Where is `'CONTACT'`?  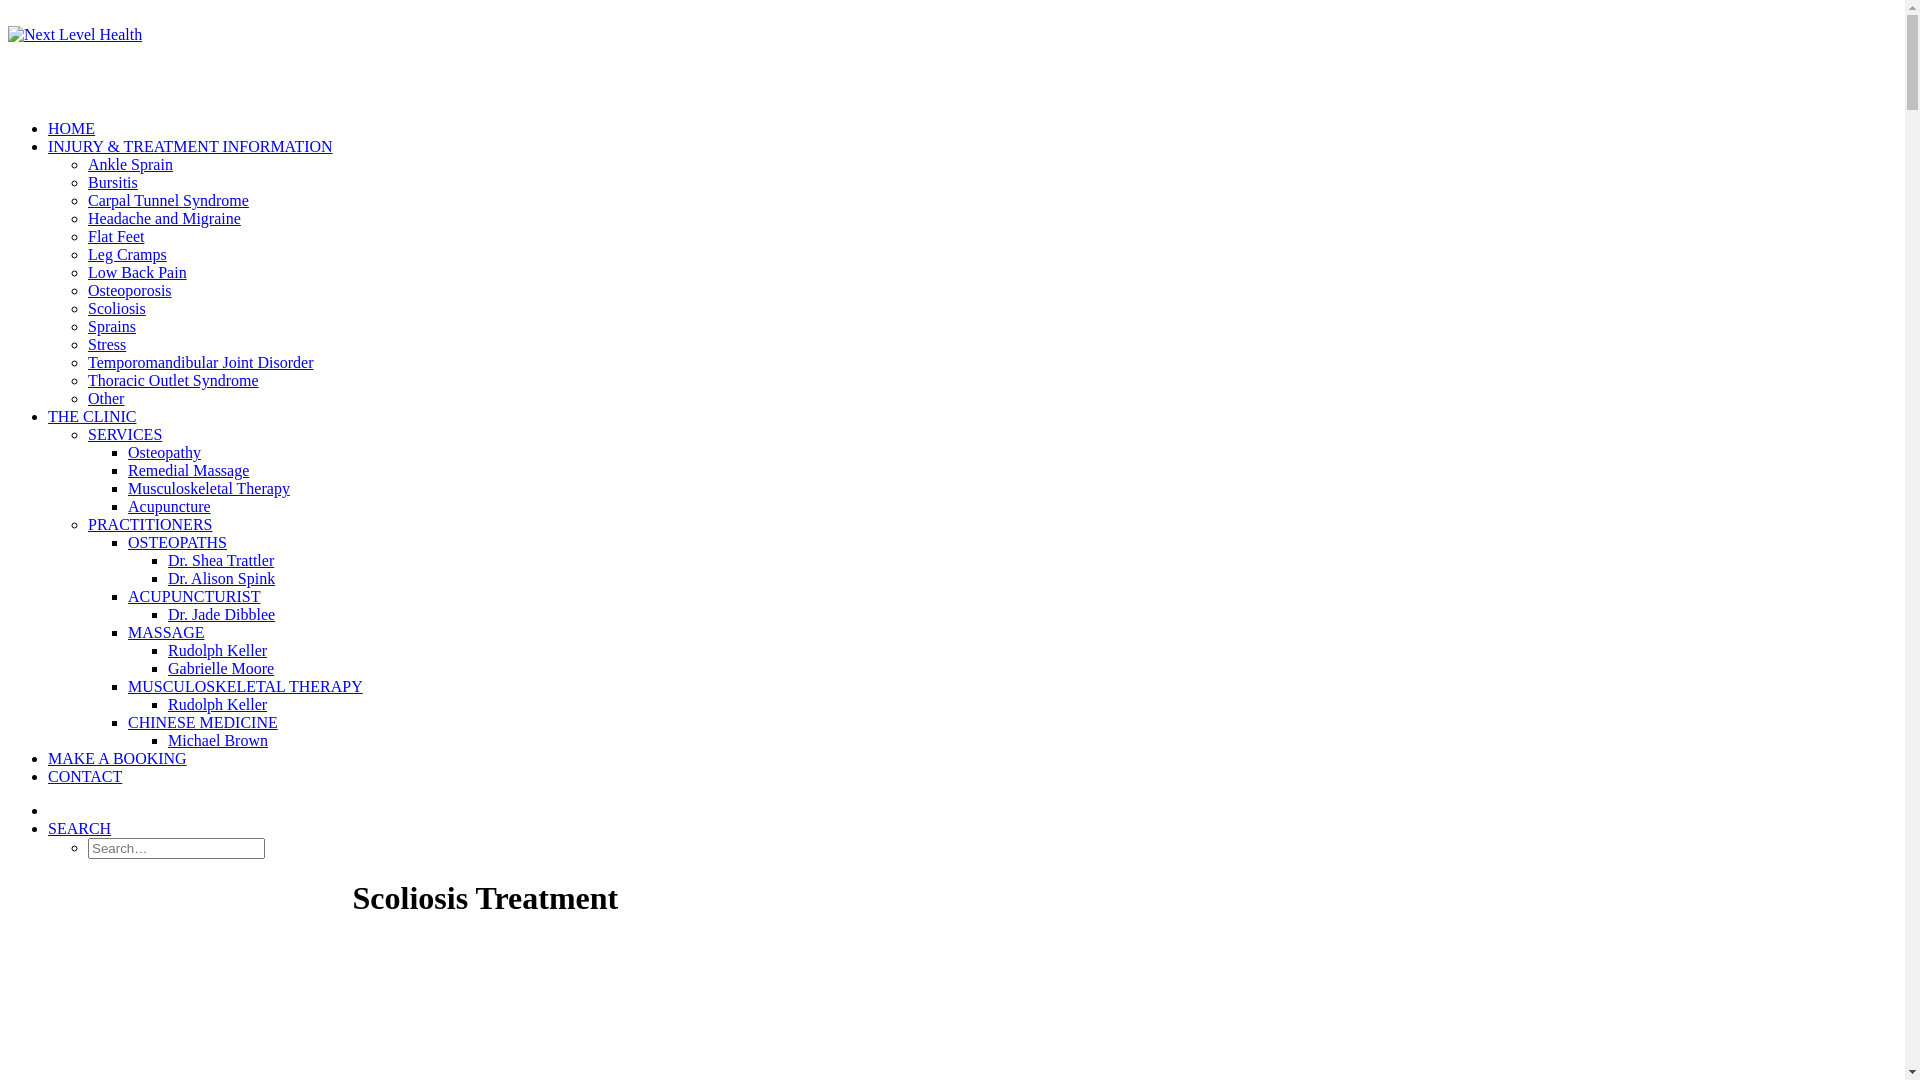
'CONTACT' is located at coordinates (84, 775).